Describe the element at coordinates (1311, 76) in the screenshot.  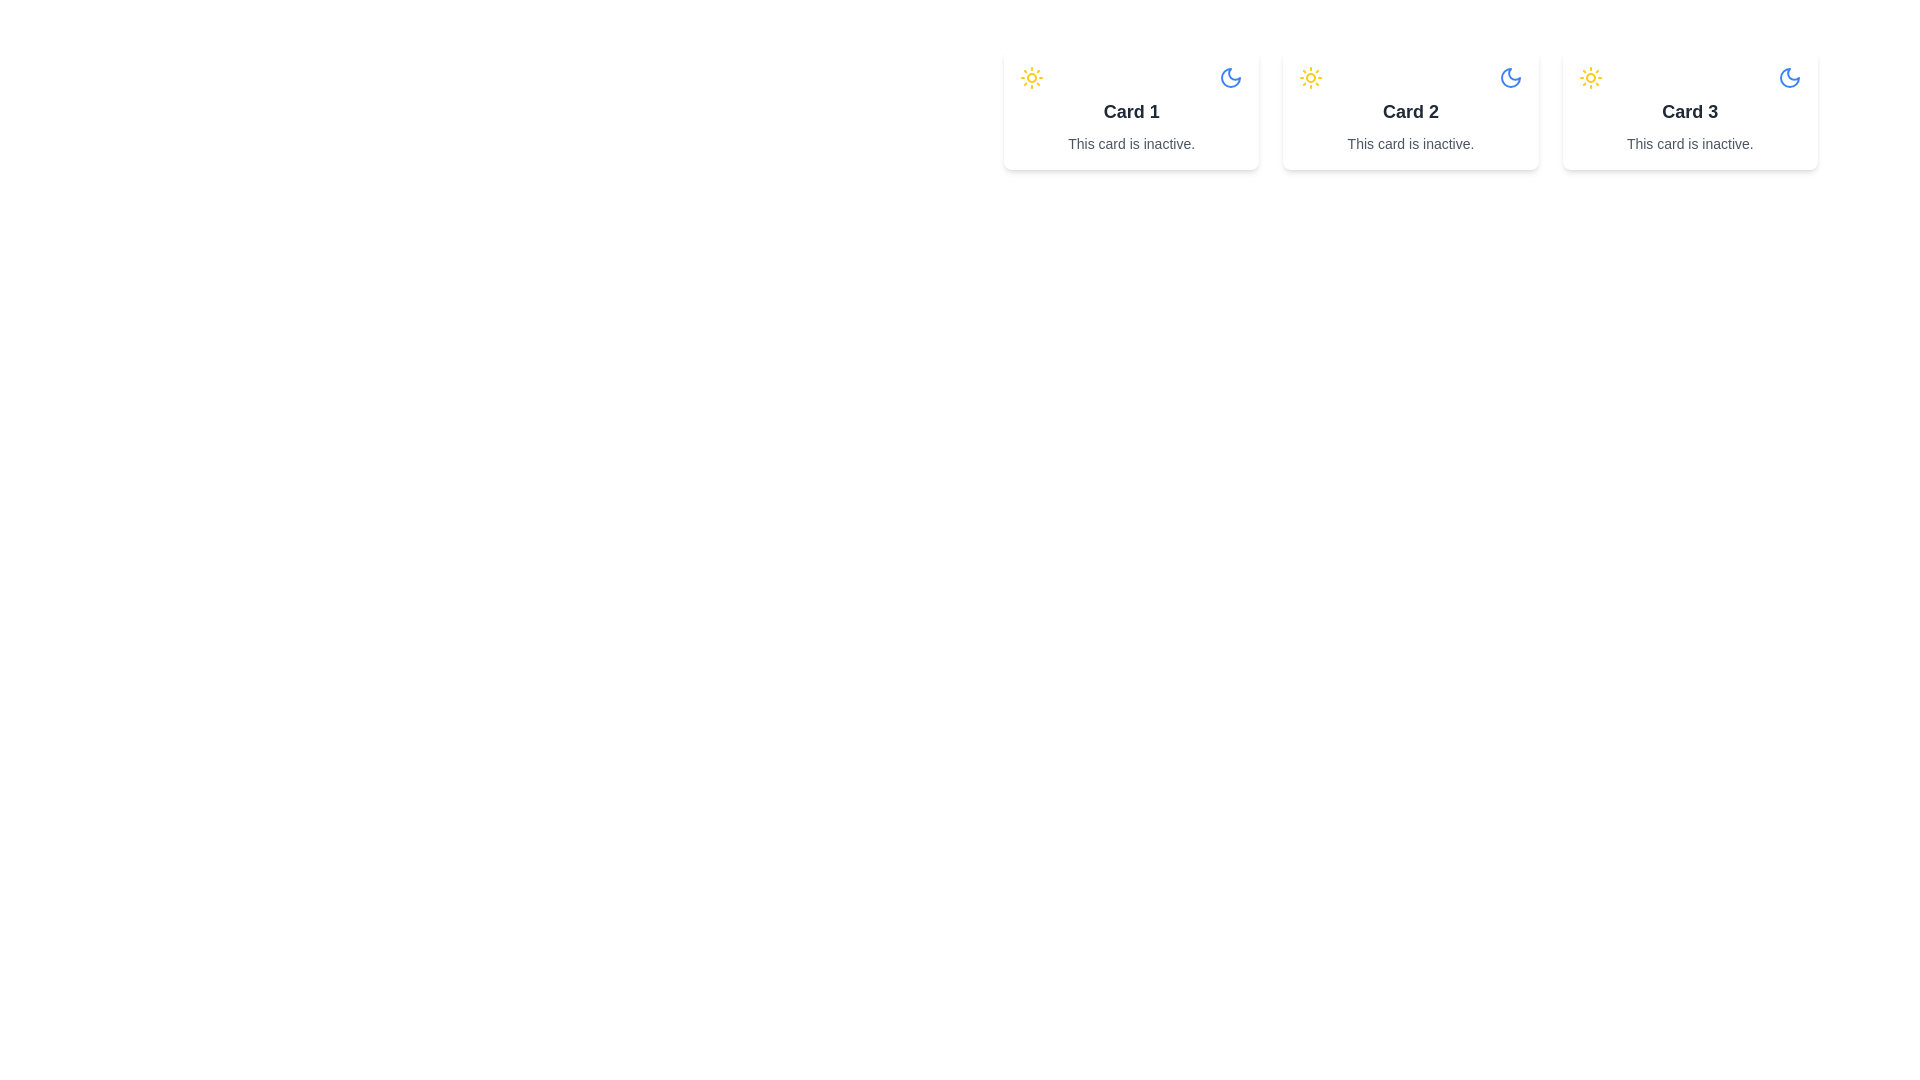
I see `the stylized sun icon located in the top-right portion of the interface` at that location.